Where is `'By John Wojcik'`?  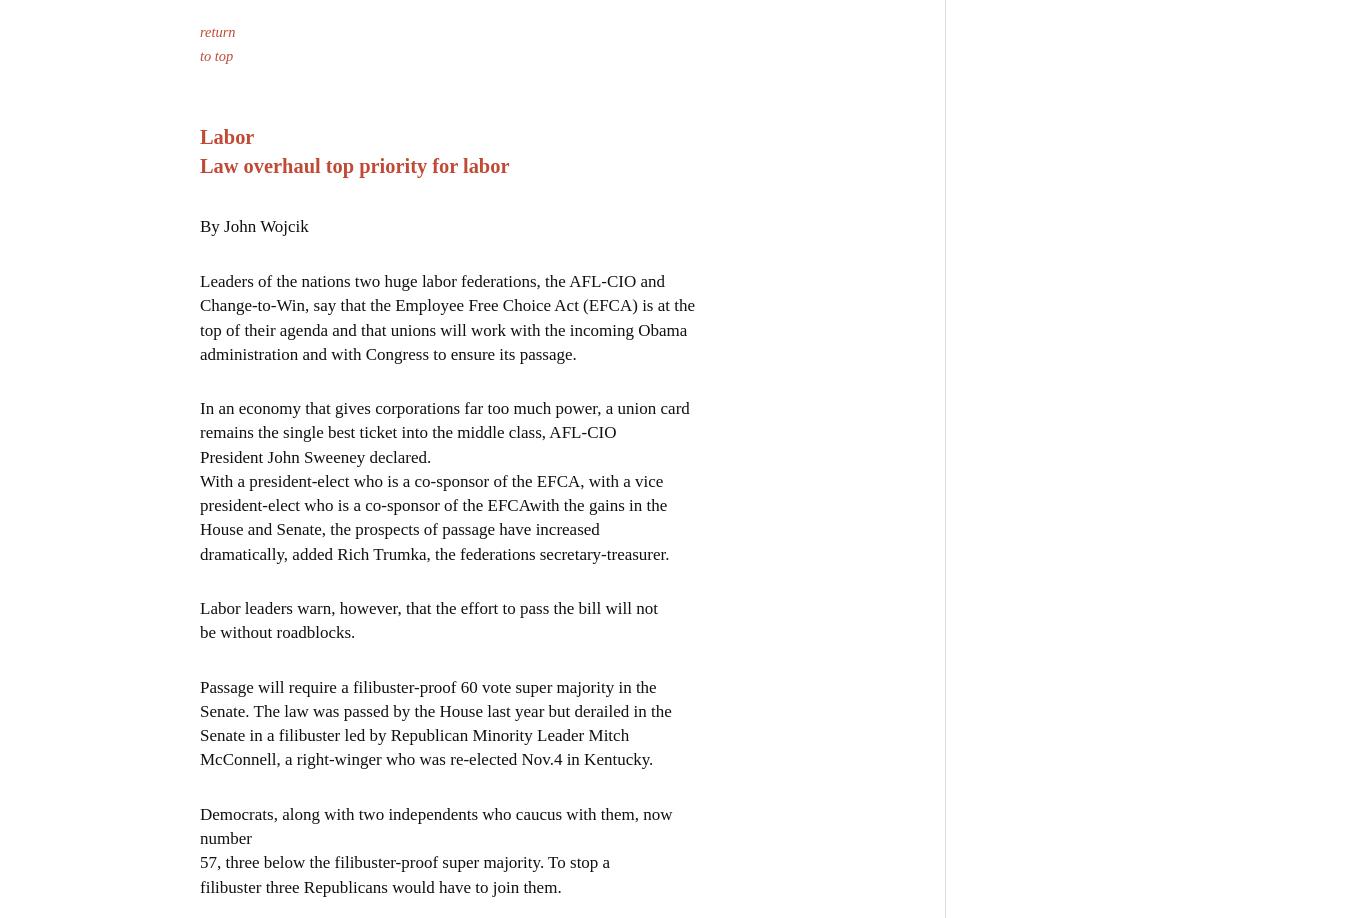 'By John Wojcik' is located at coordinates (253, 225).